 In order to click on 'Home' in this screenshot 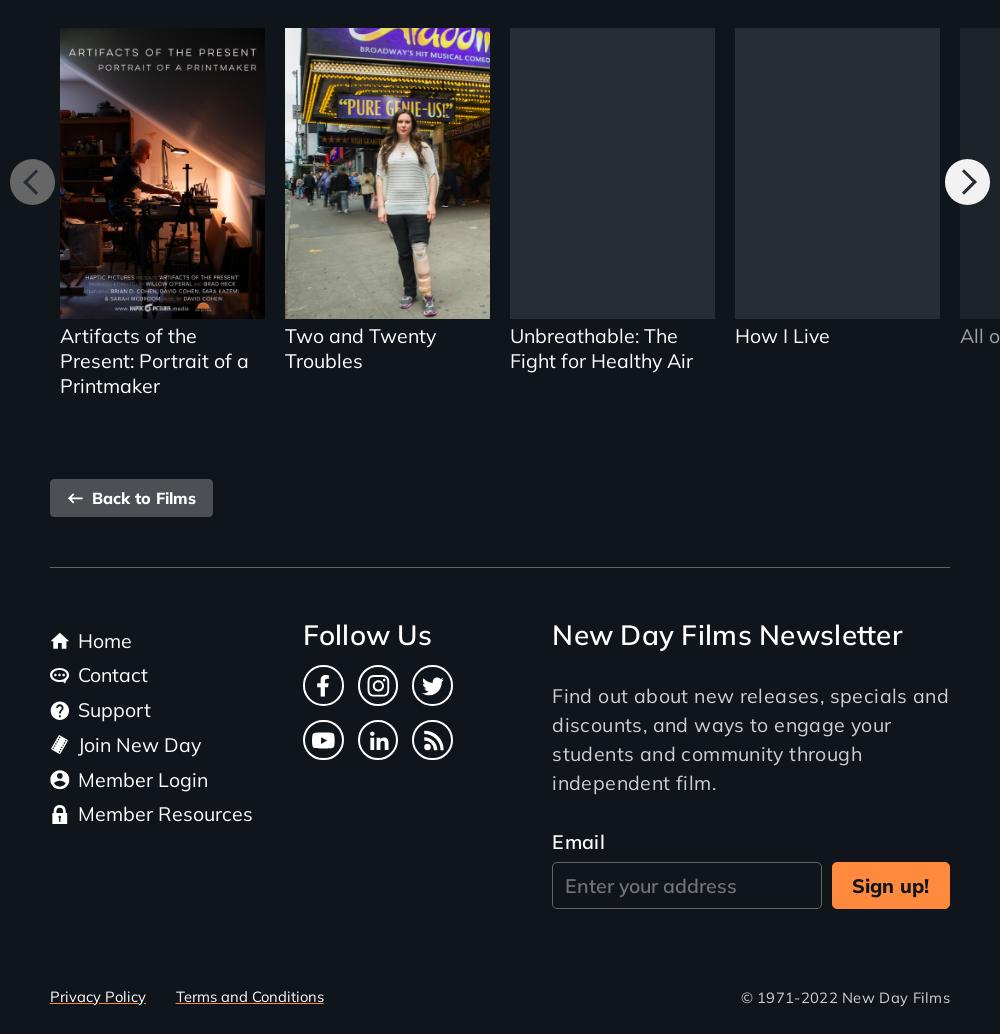, I will do `click(77, 639)`.